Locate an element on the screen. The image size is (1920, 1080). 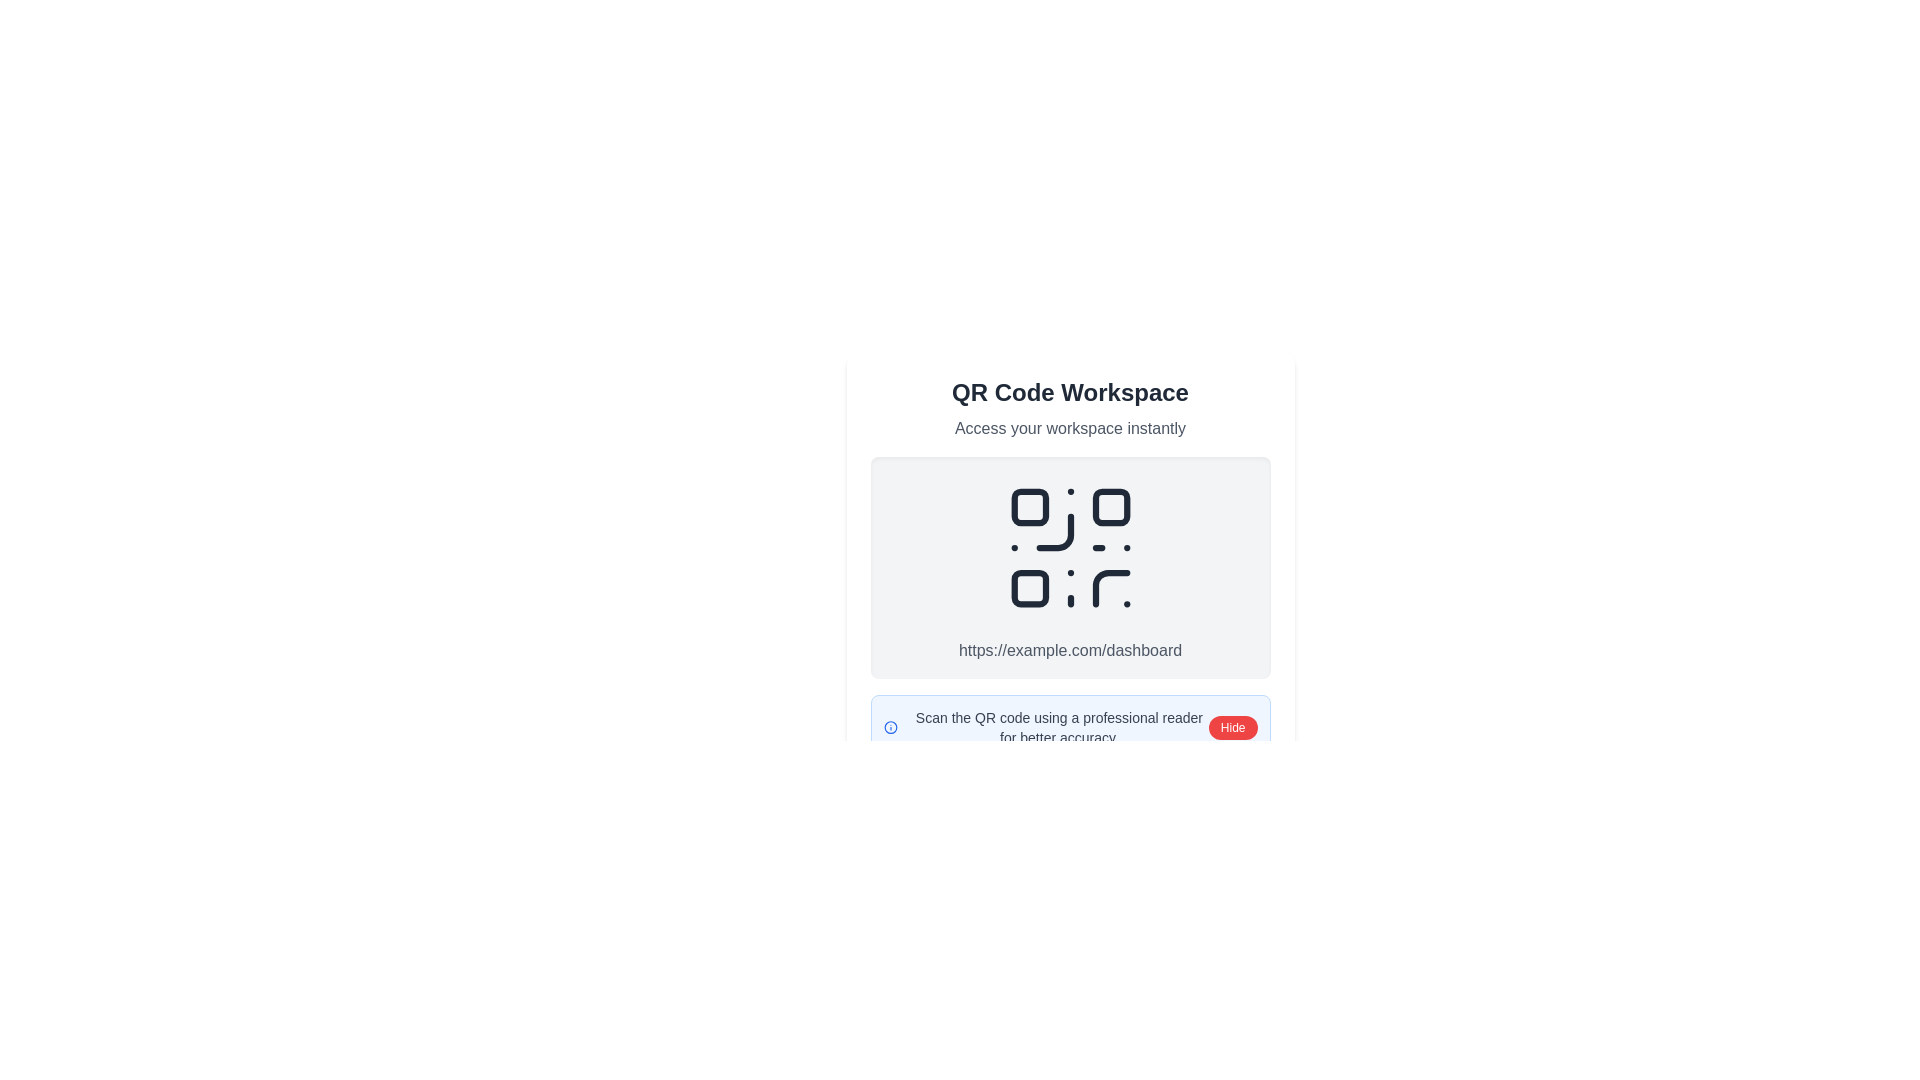
the small square decorative component located in the bottom-left corner of the QR code, which is filled with a contrasting color against its background is located at coordinates (1029, 587).